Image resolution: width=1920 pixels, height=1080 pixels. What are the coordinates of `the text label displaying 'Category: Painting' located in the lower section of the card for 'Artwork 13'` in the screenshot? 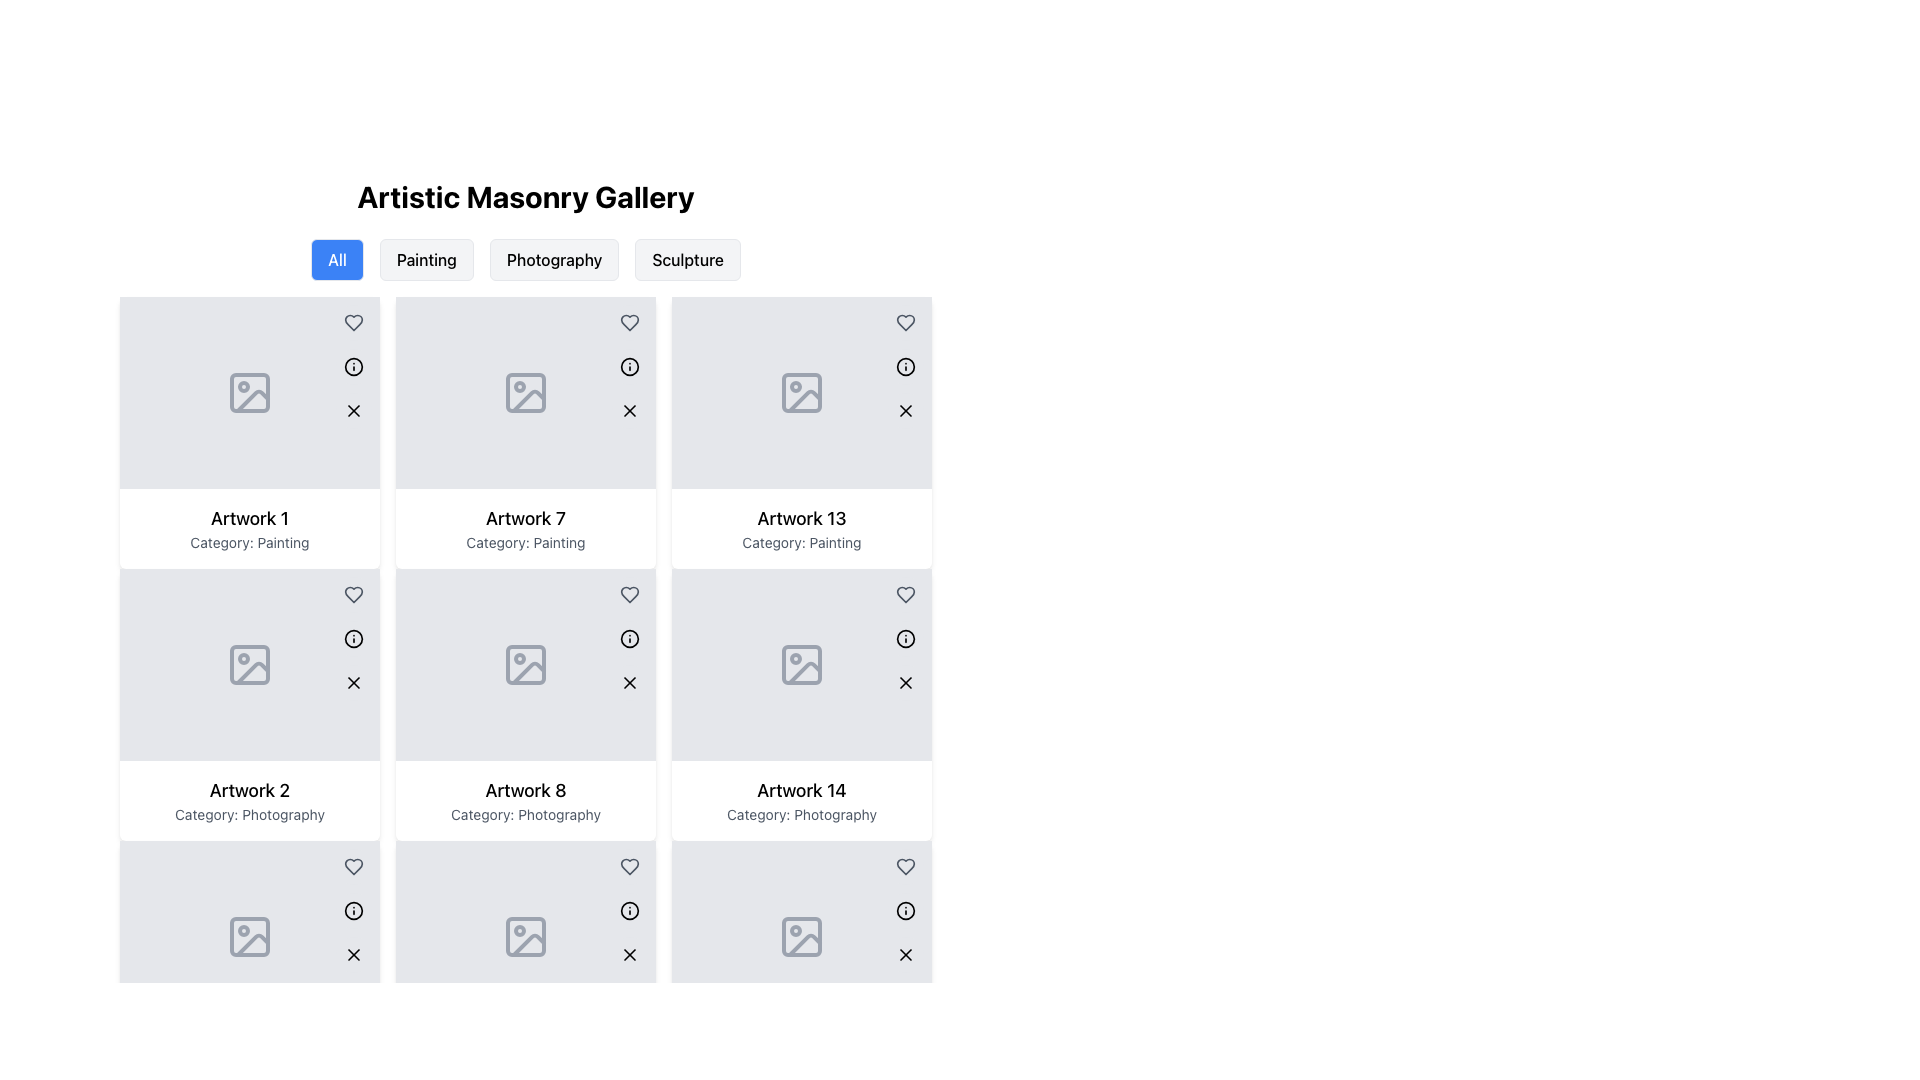 It's located at (801, 543).